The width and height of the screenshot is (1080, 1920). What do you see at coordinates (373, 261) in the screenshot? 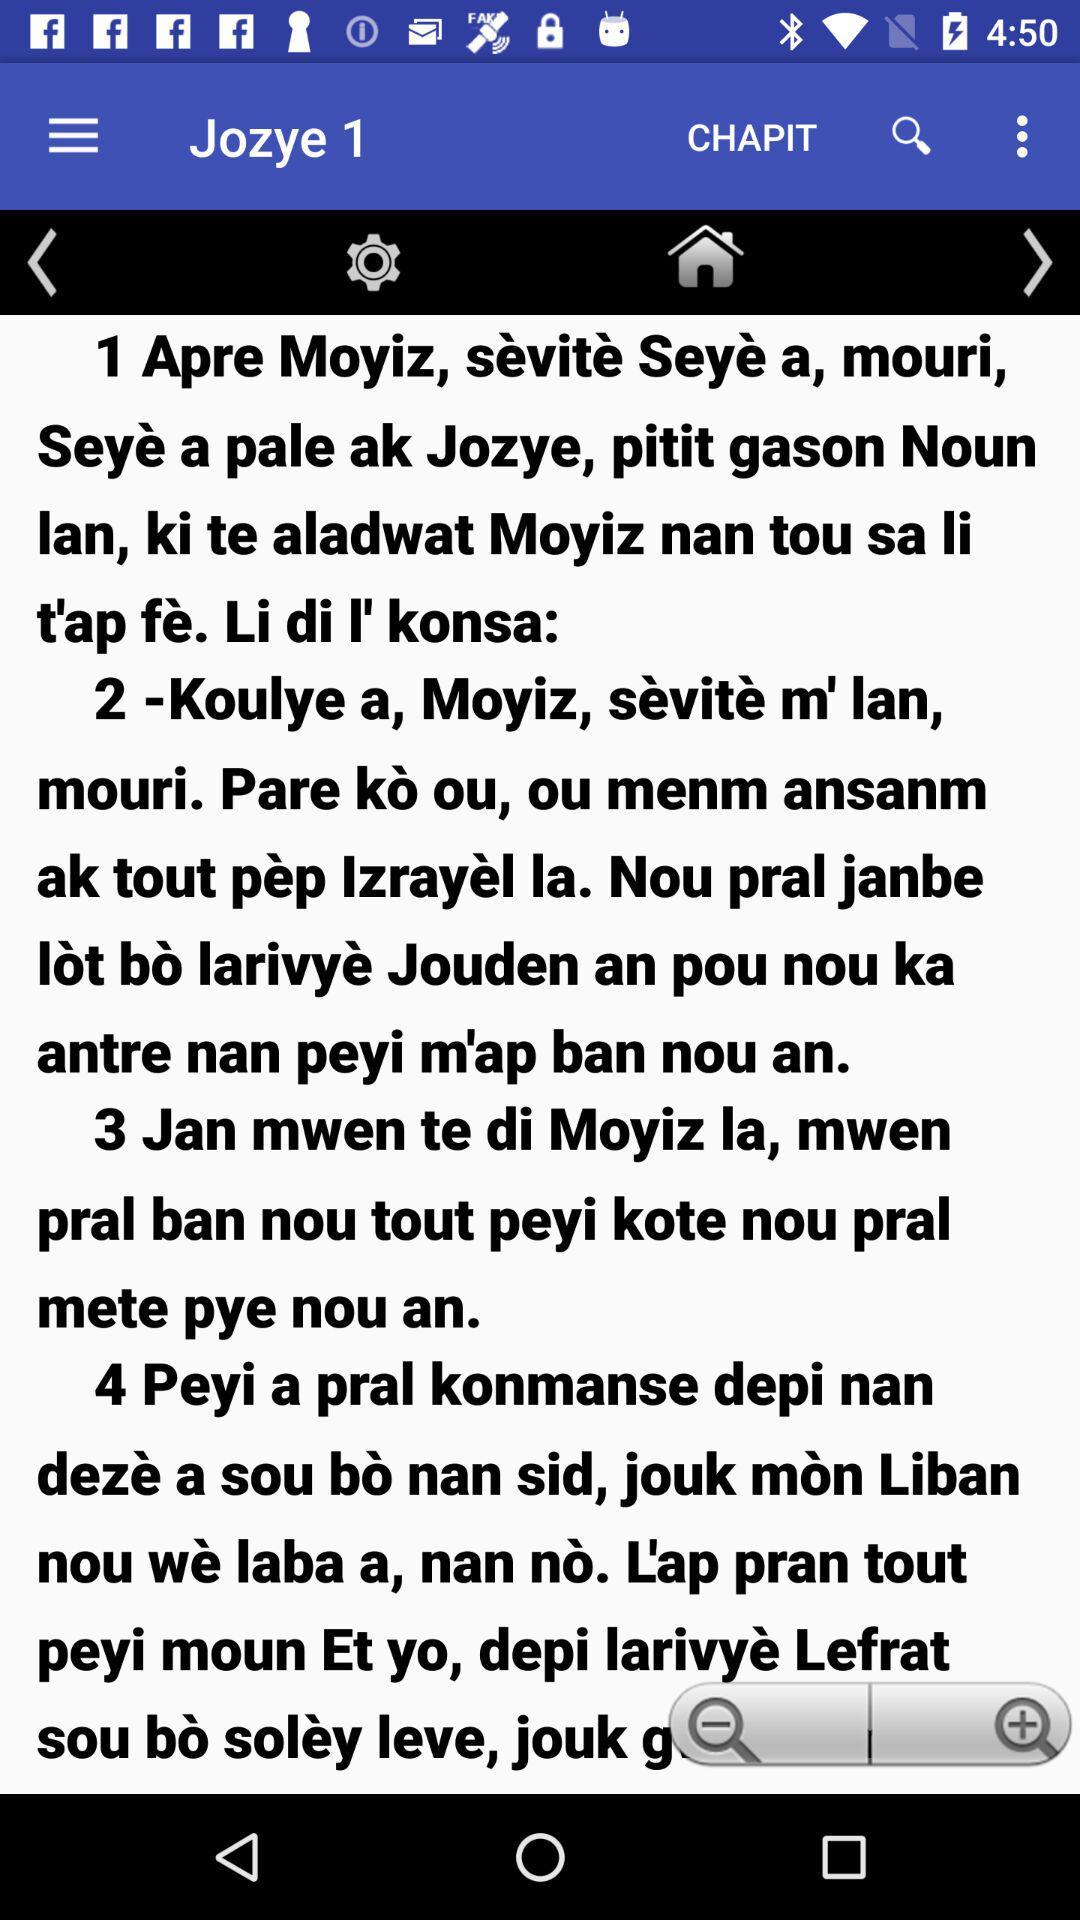
I see `the settings icon` at bounding box center [373, 261].